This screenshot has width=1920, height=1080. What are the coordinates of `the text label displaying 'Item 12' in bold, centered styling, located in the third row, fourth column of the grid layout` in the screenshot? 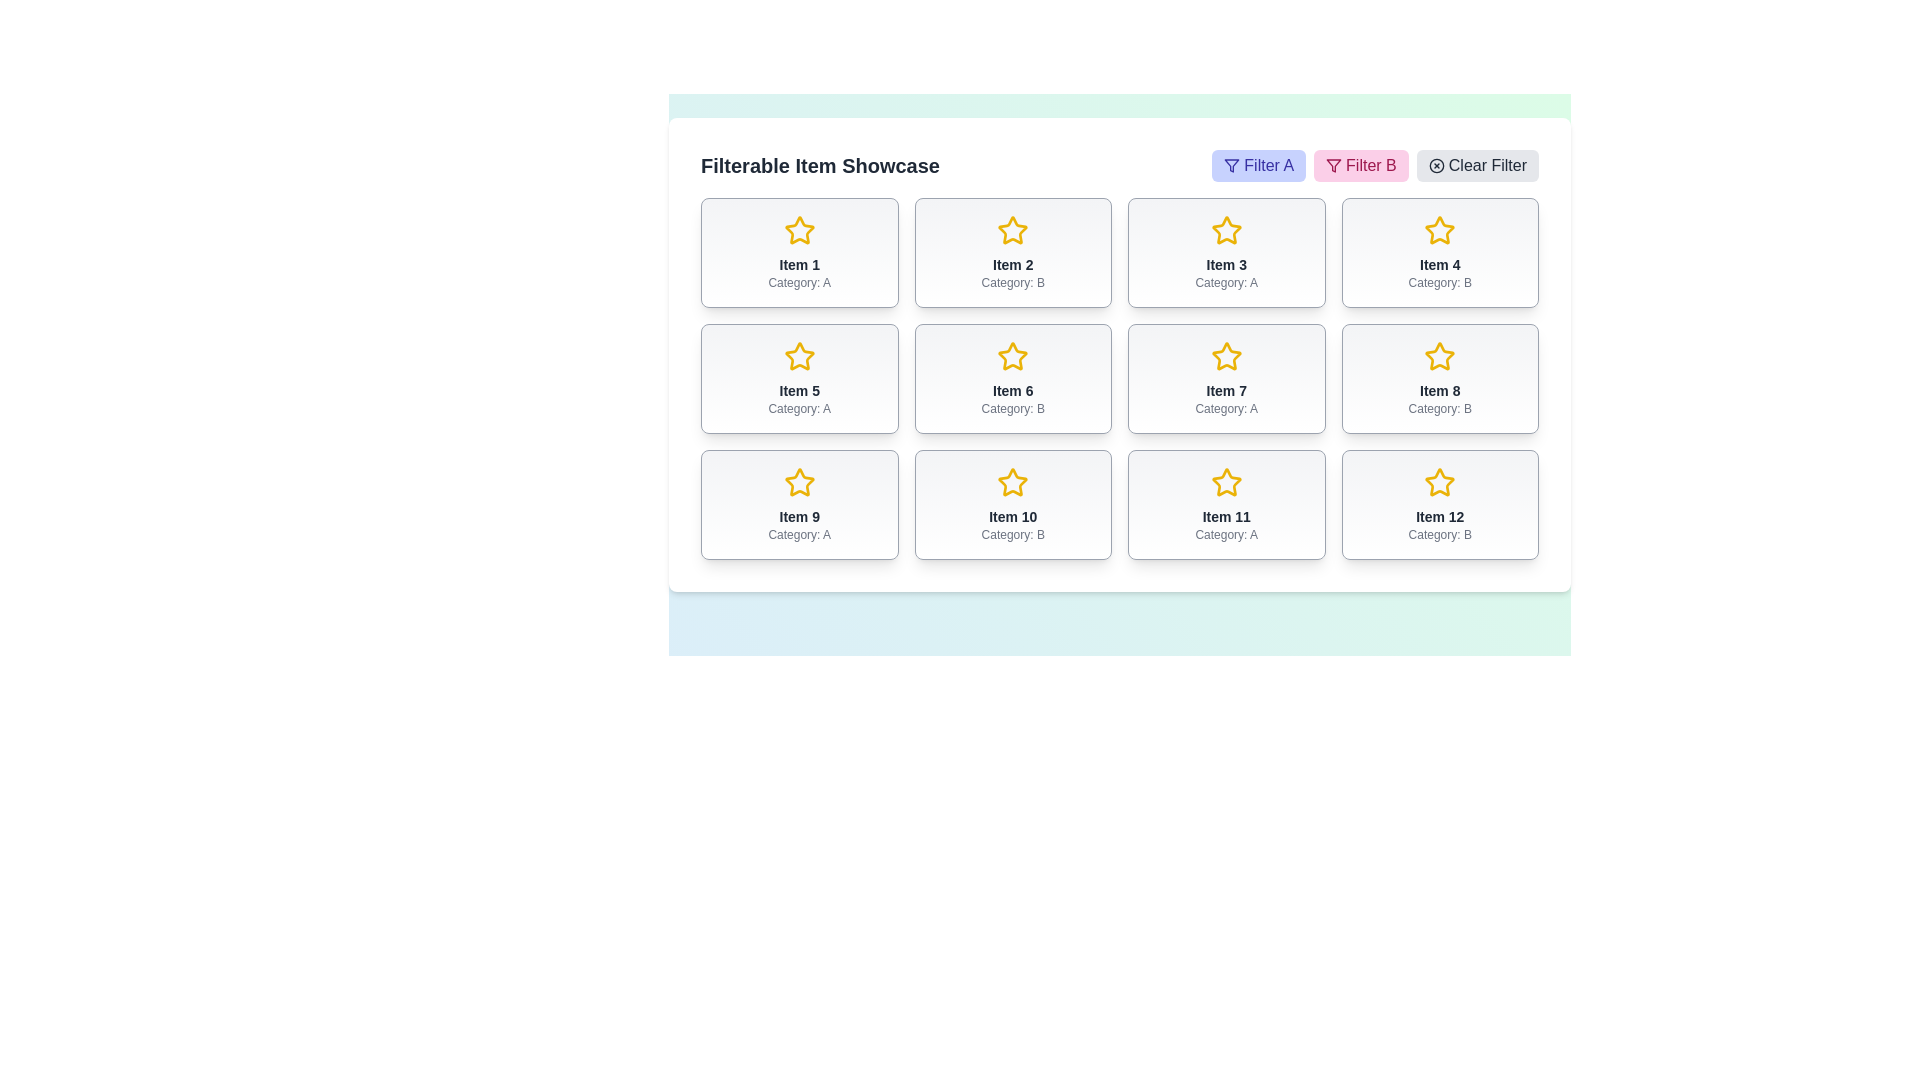 It's located at (1440, 515).